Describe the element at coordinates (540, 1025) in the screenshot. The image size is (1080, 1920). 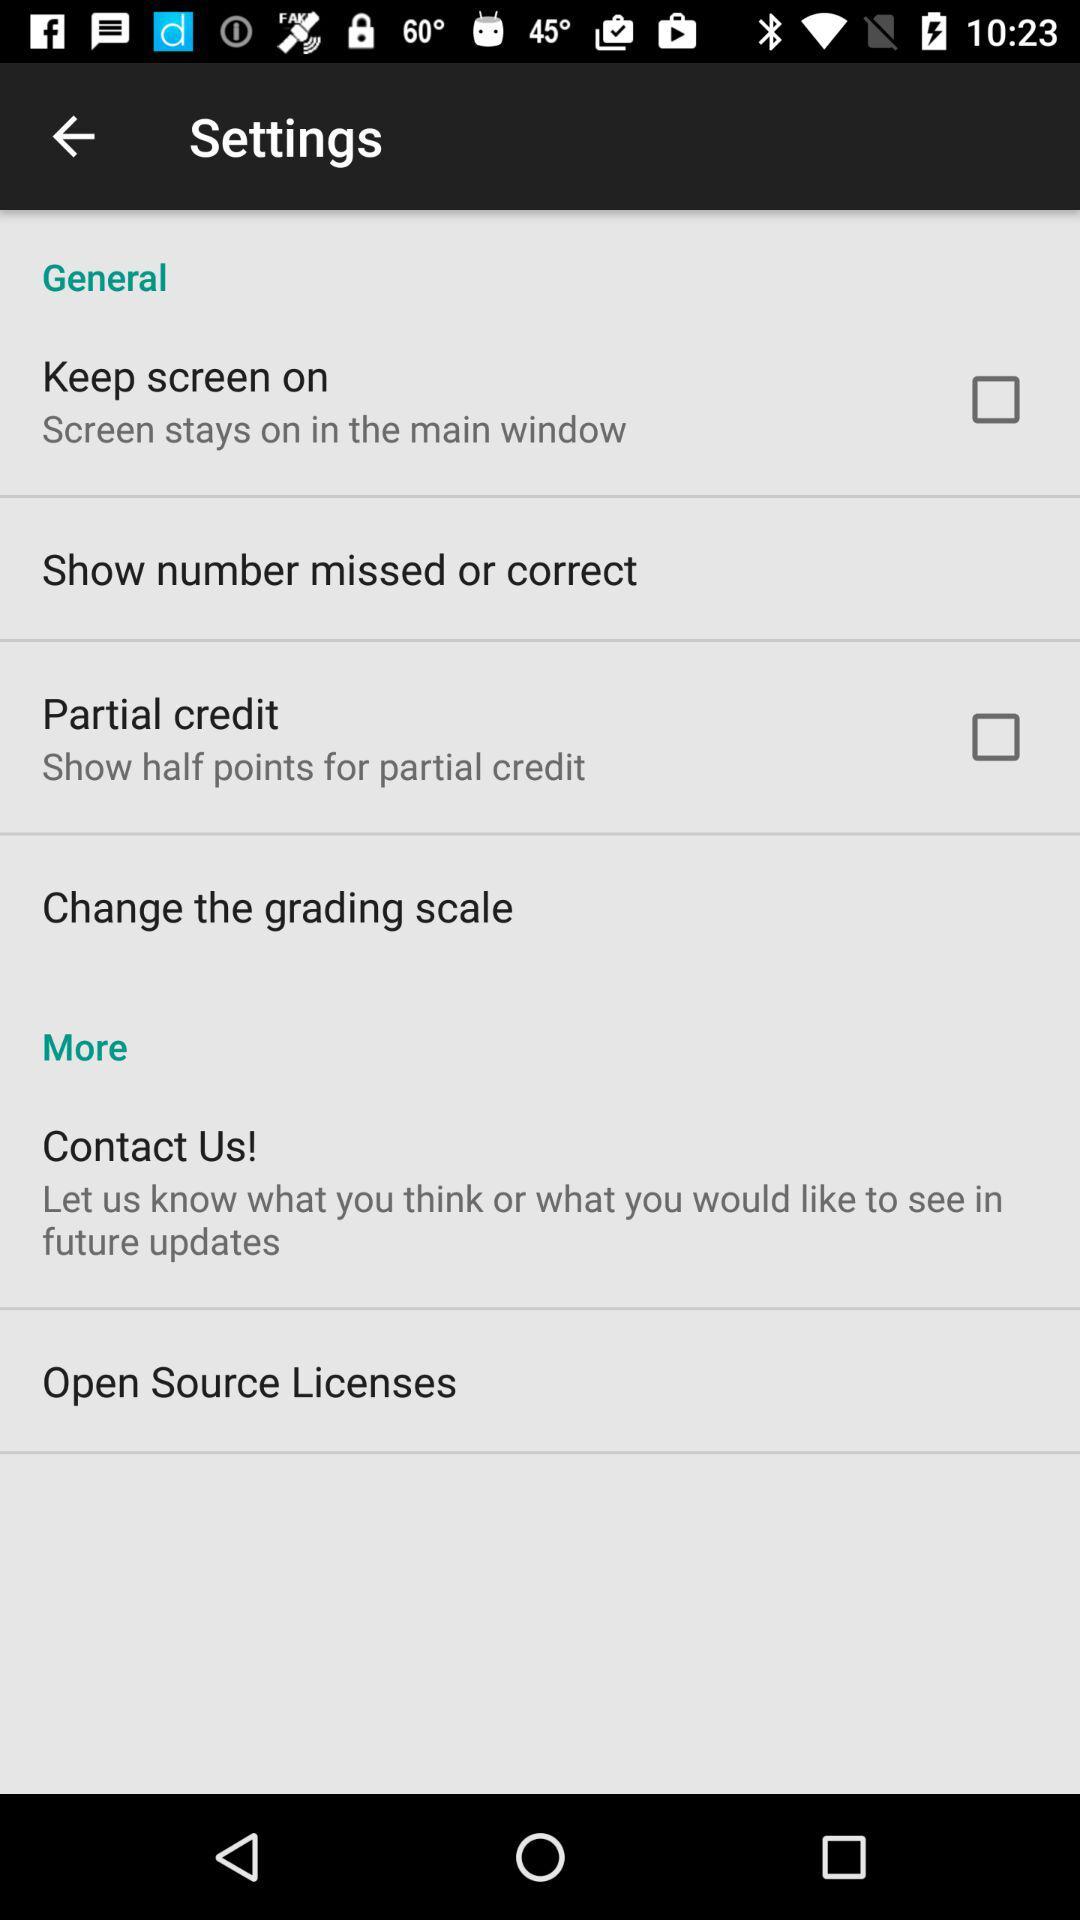
I see `more icon` at that location.